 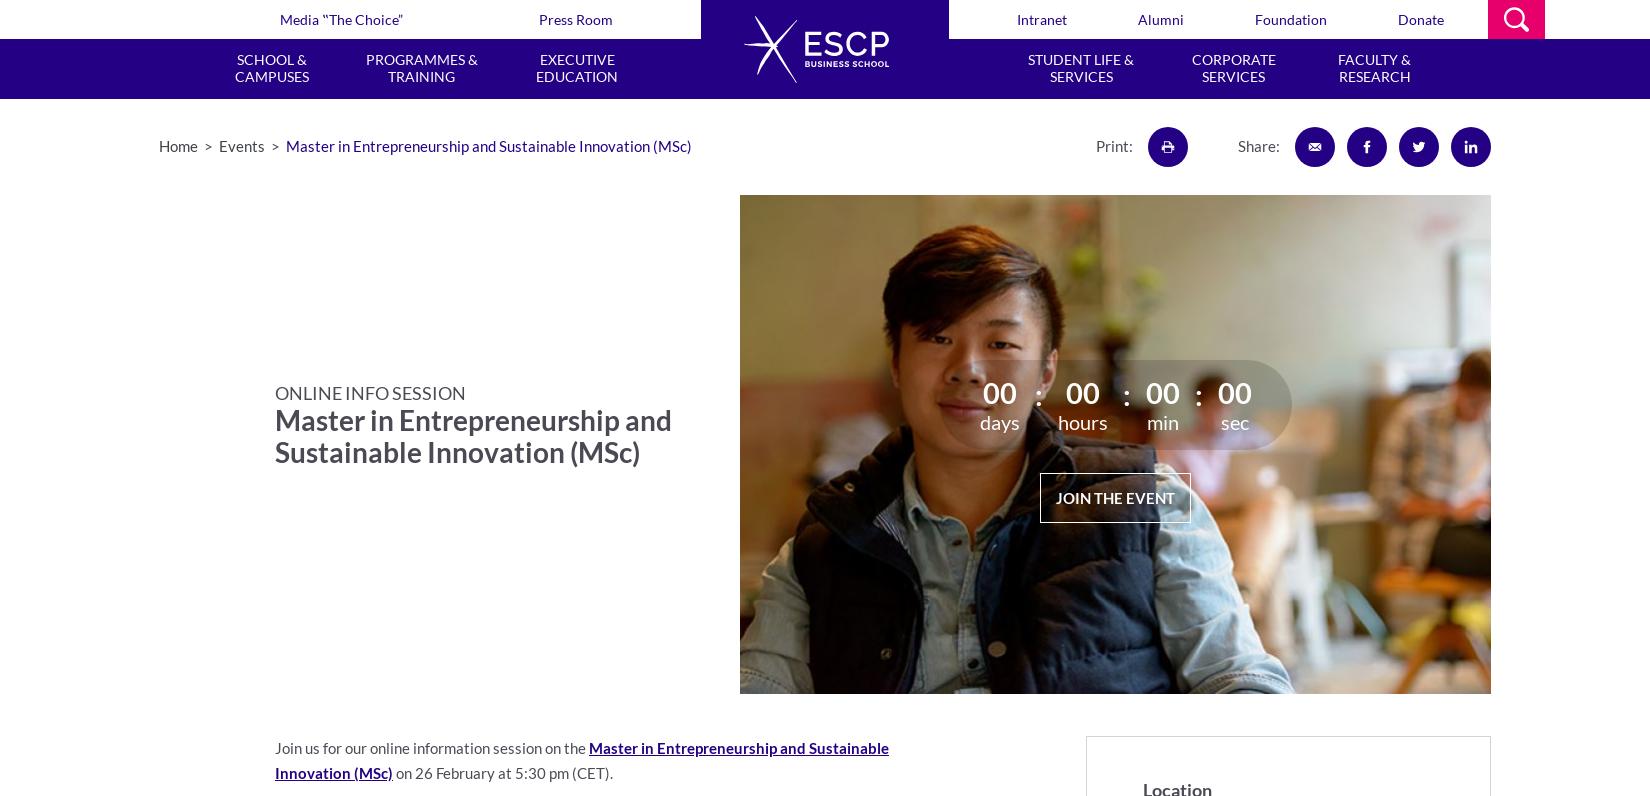 I want to click on 'Share:', so click(x=1257, y=144).